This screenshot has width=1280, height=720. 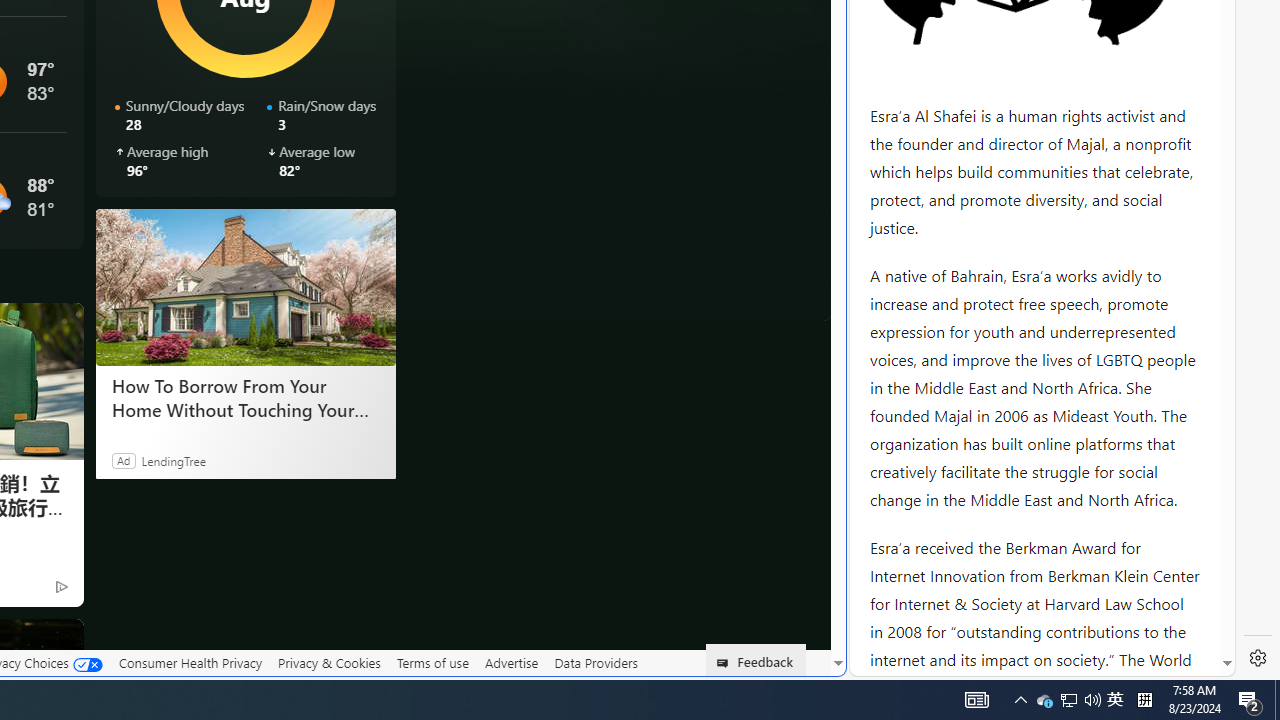 I want to click on 'LendingTree', so click(x=173, y=460).